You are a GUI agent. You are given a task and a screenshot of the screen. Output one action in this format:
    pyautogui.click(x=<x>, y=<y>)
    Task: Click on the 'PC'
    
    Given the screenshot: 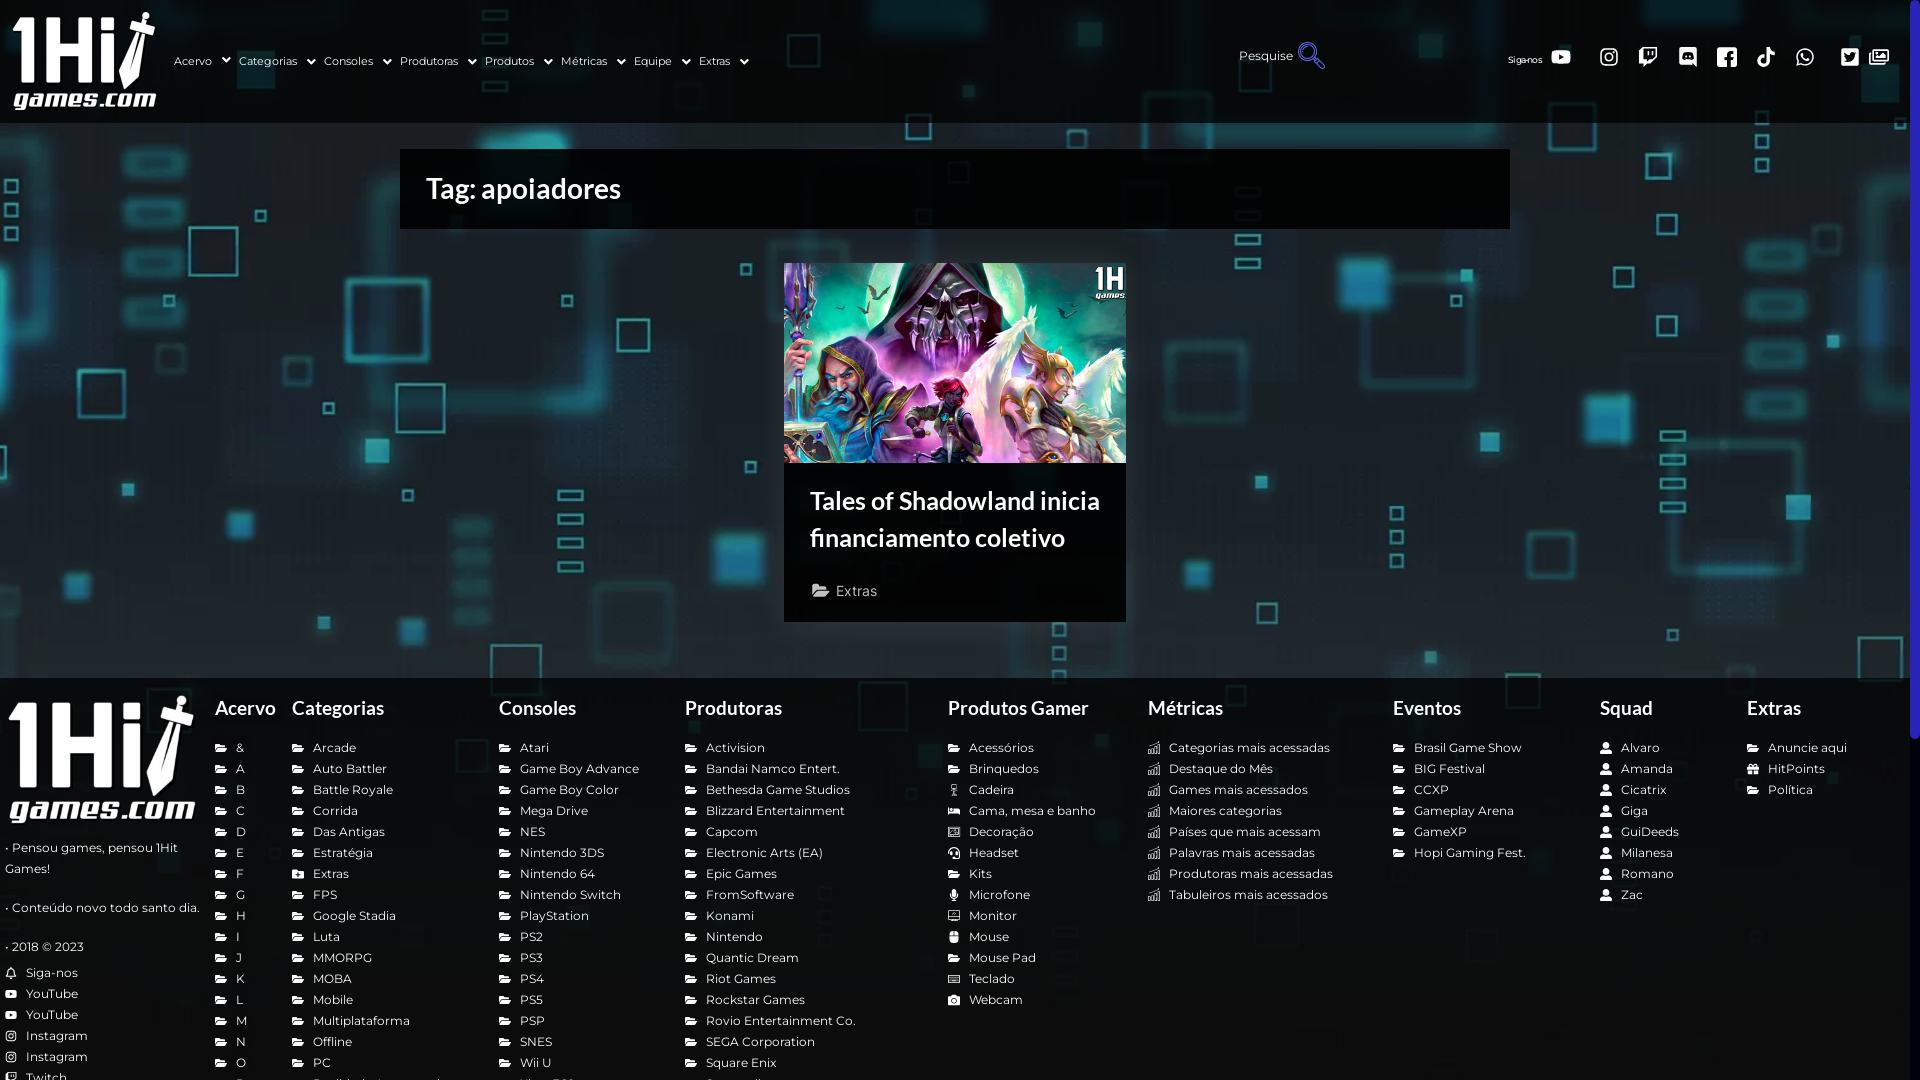 What is the action you would take?
    pyautogui.click(x=385, y=1061)
    